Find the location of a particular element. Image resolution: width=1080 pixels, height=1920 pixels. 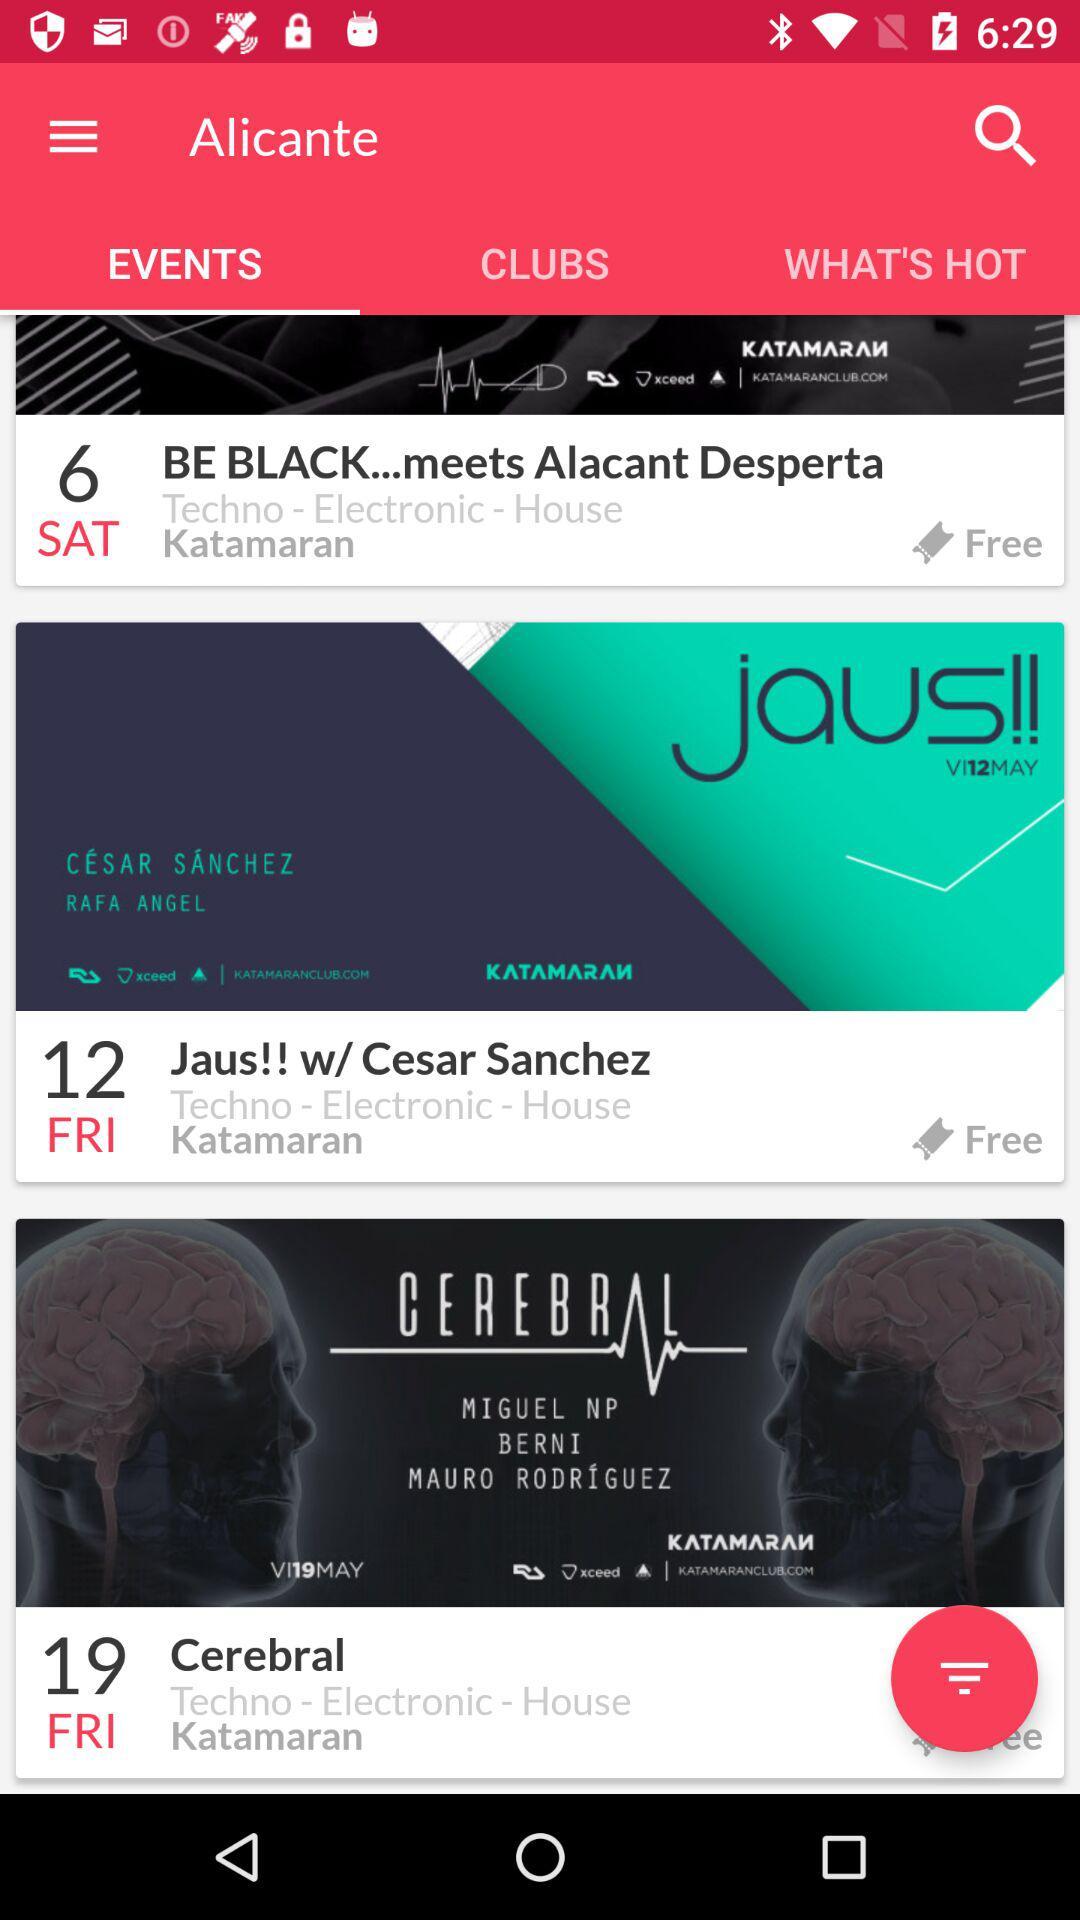

icon below 6 is located at coordinates (77, 540).